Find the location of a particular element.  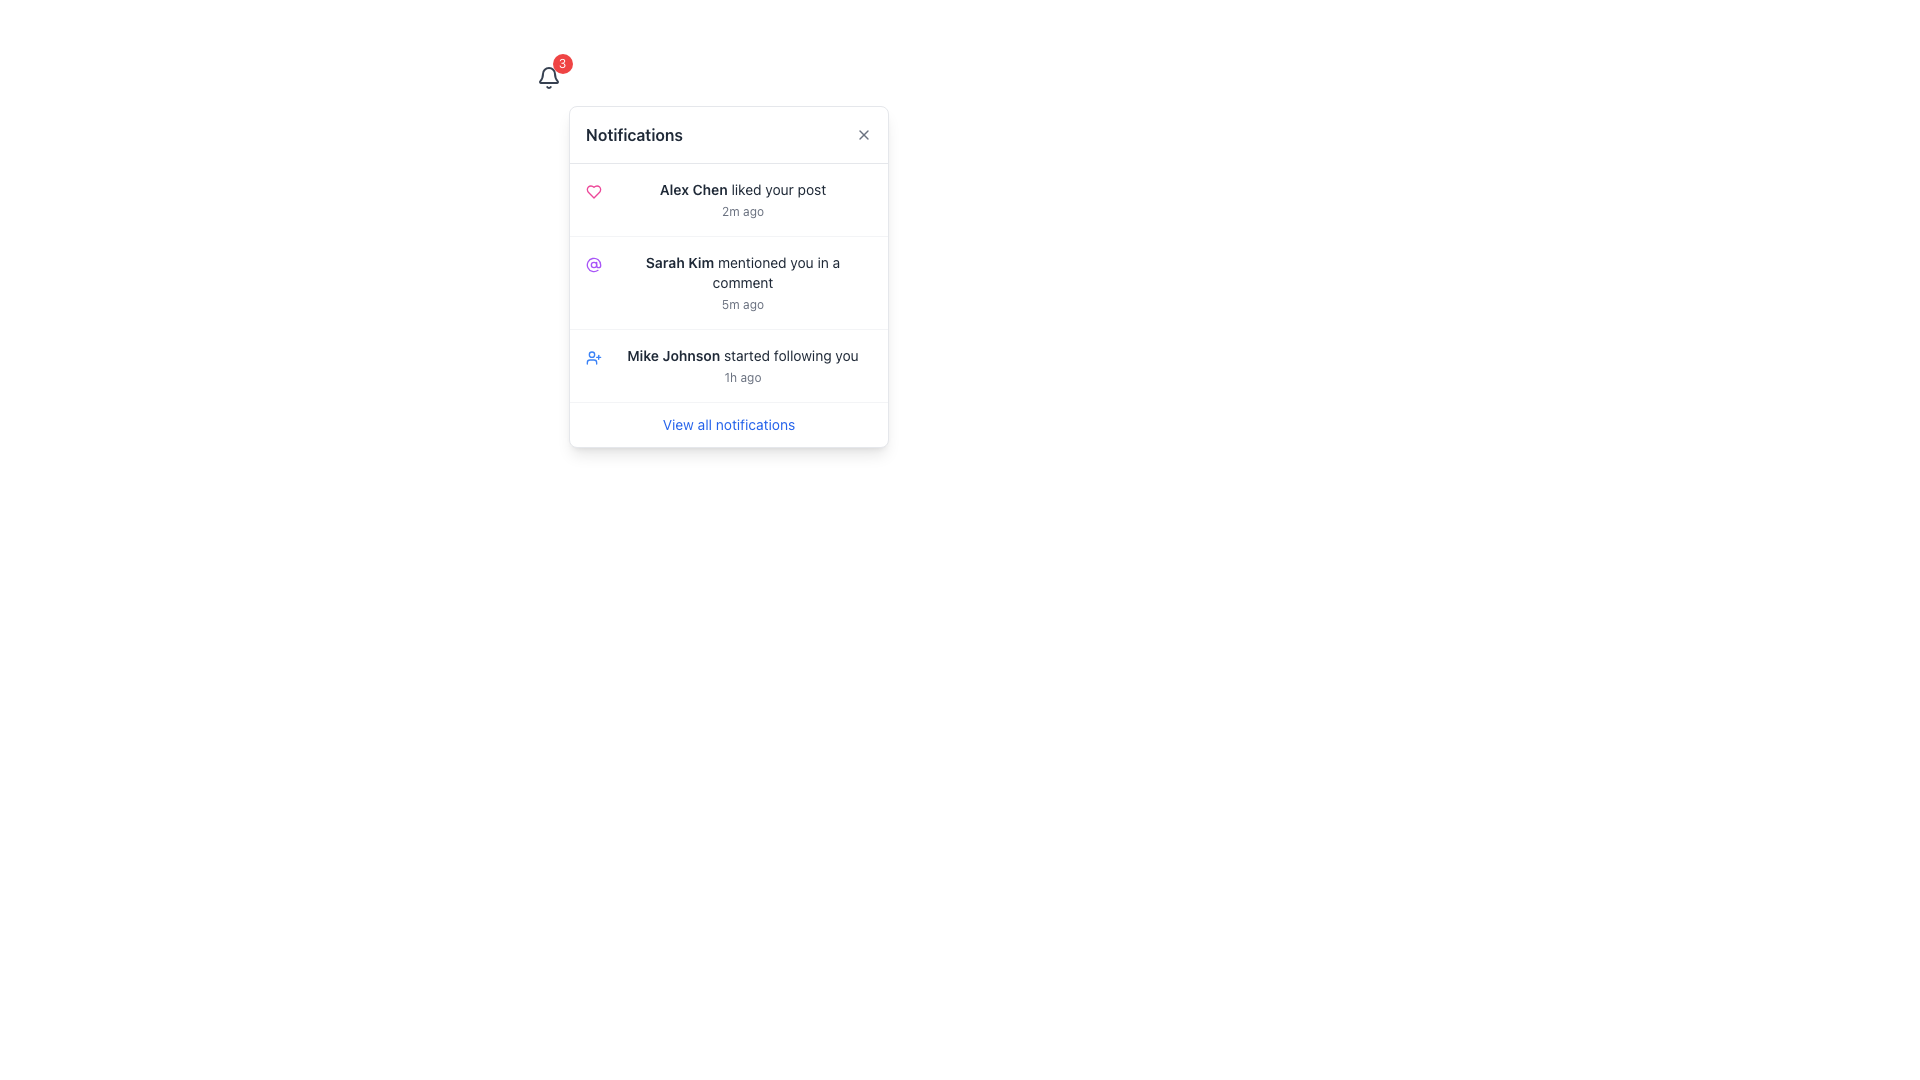

the user-following icon located at the top-left corner of the list item containing the text 'Mike Johnson started following you 1h ago' is located at coordinates (593, 357).